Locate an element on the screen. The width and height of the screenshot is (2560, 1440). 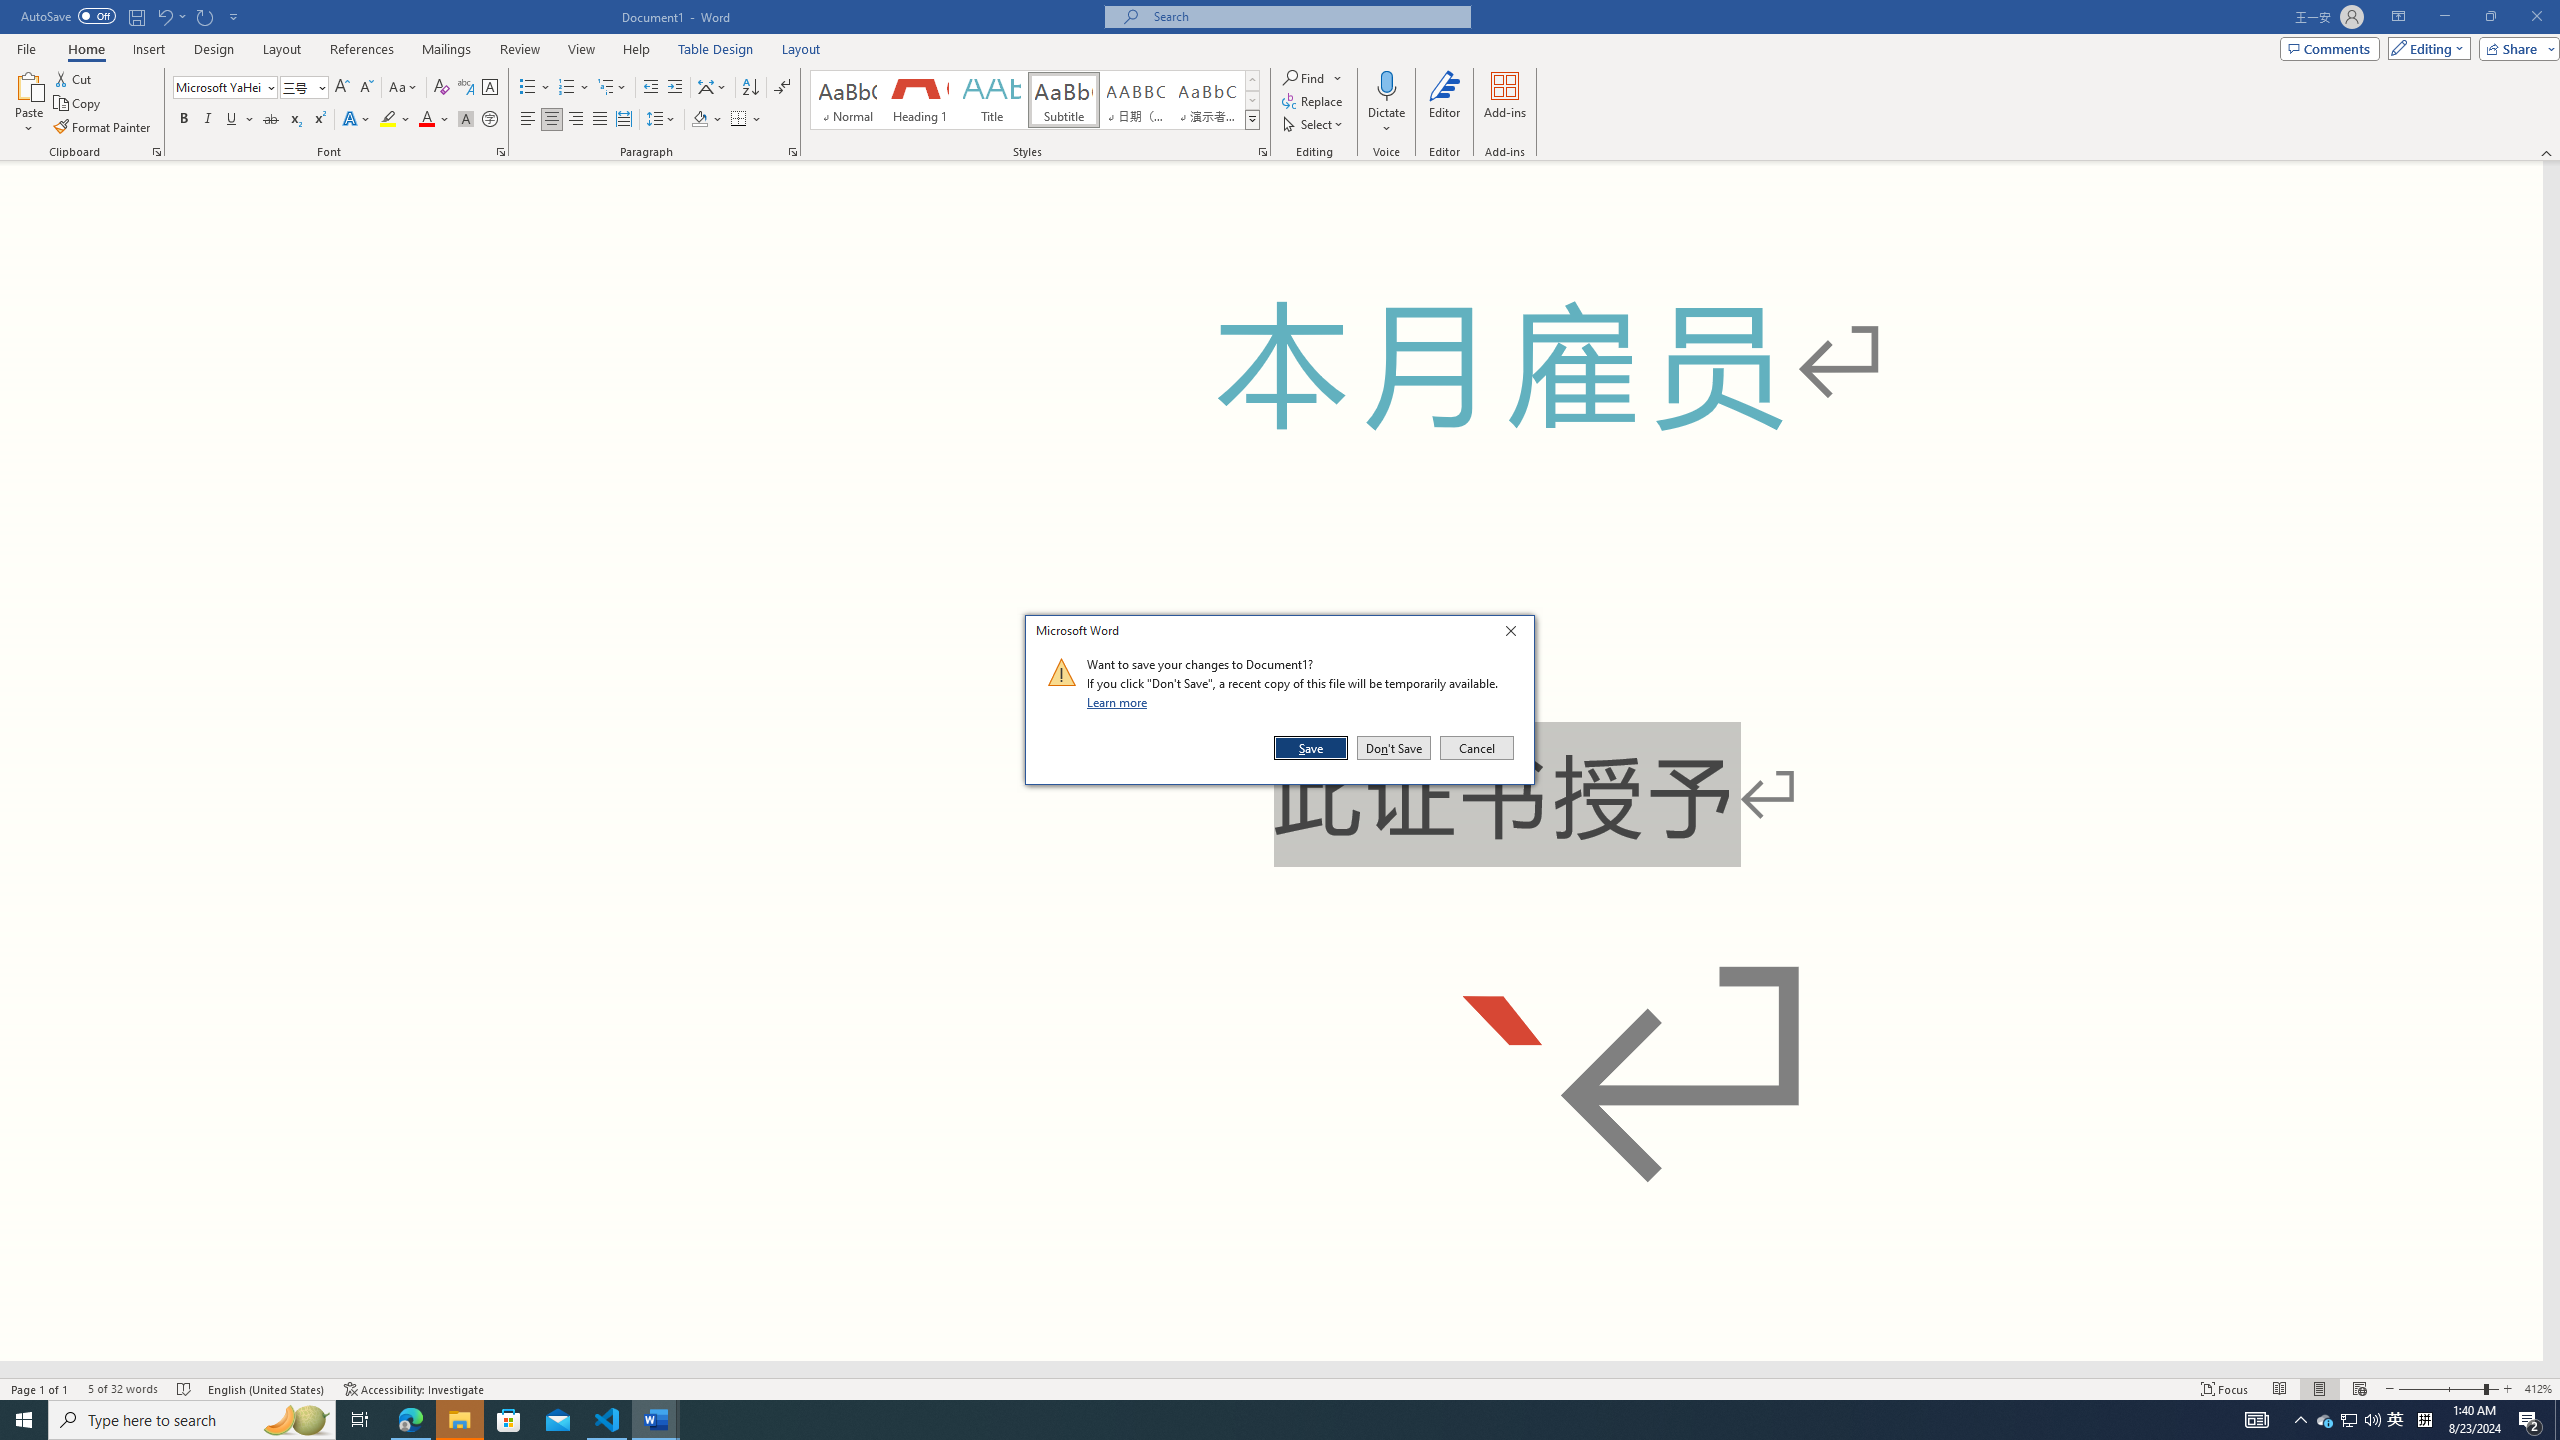
'Text Highlight Color Yellow' is located at coordinates (387, 118).